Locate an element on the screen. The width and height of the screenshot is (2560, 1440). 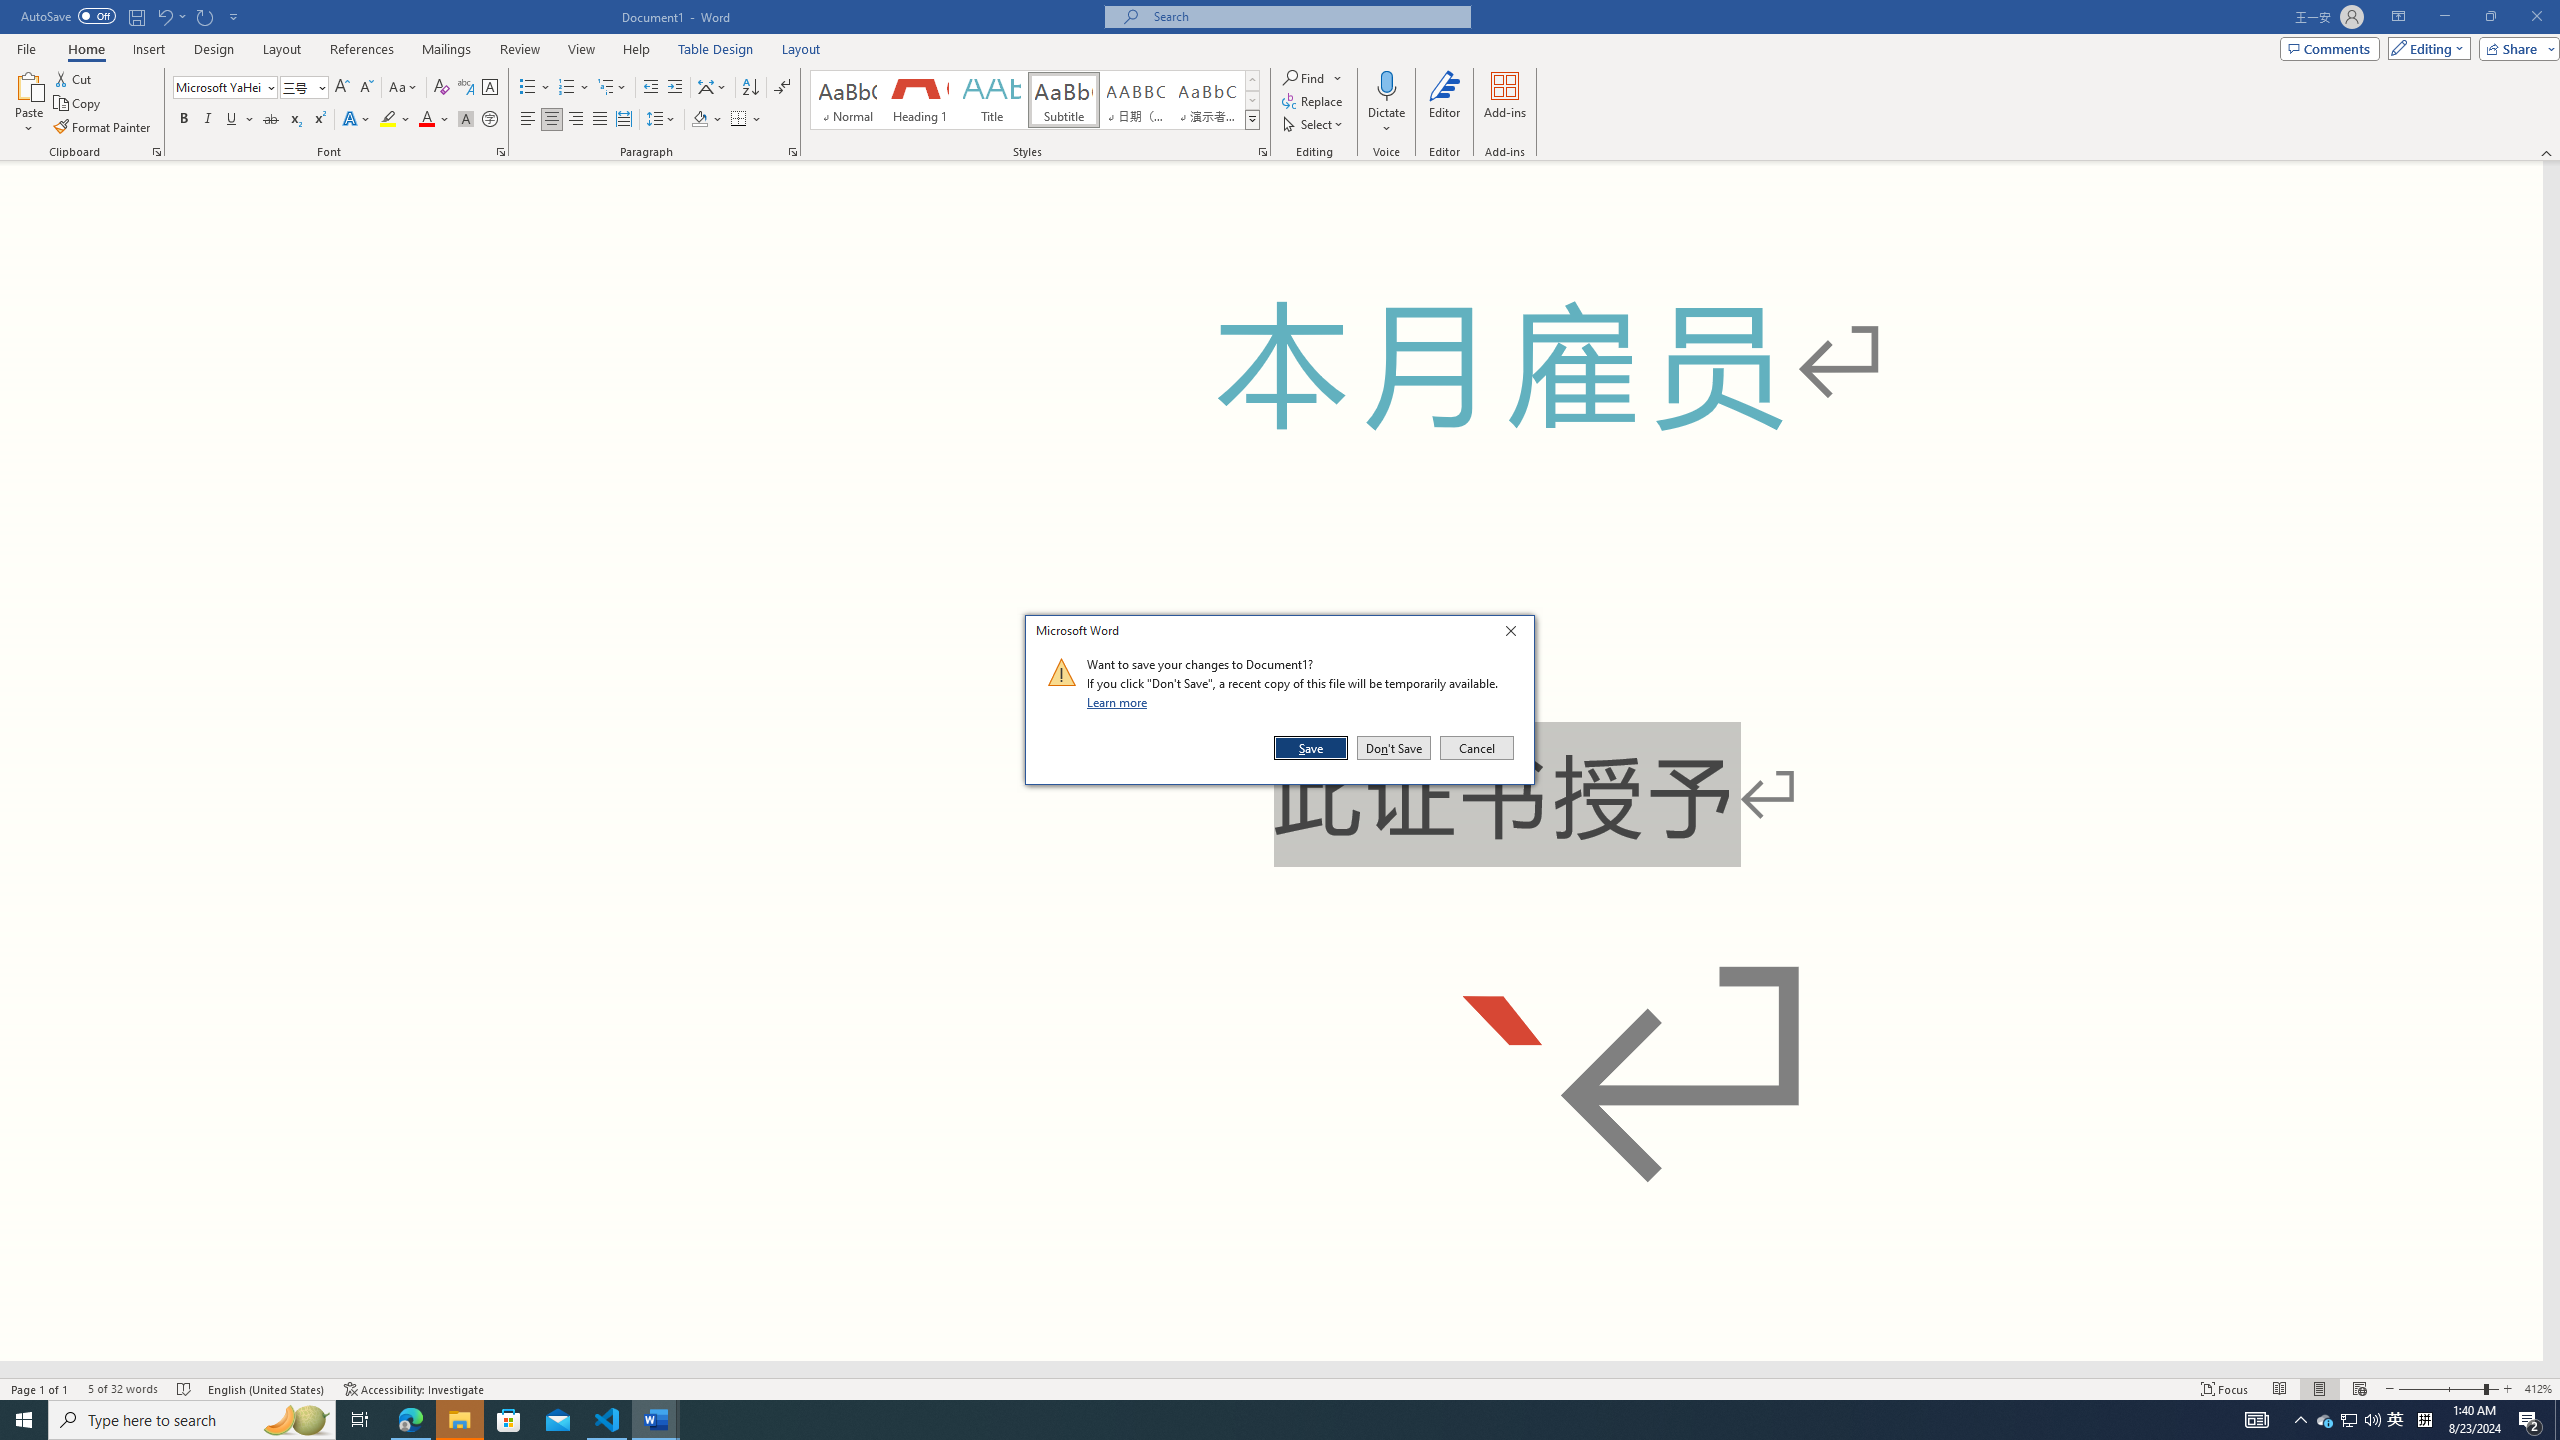
'Text Highlight Color Yellow' is located at coordinates (387, 118).